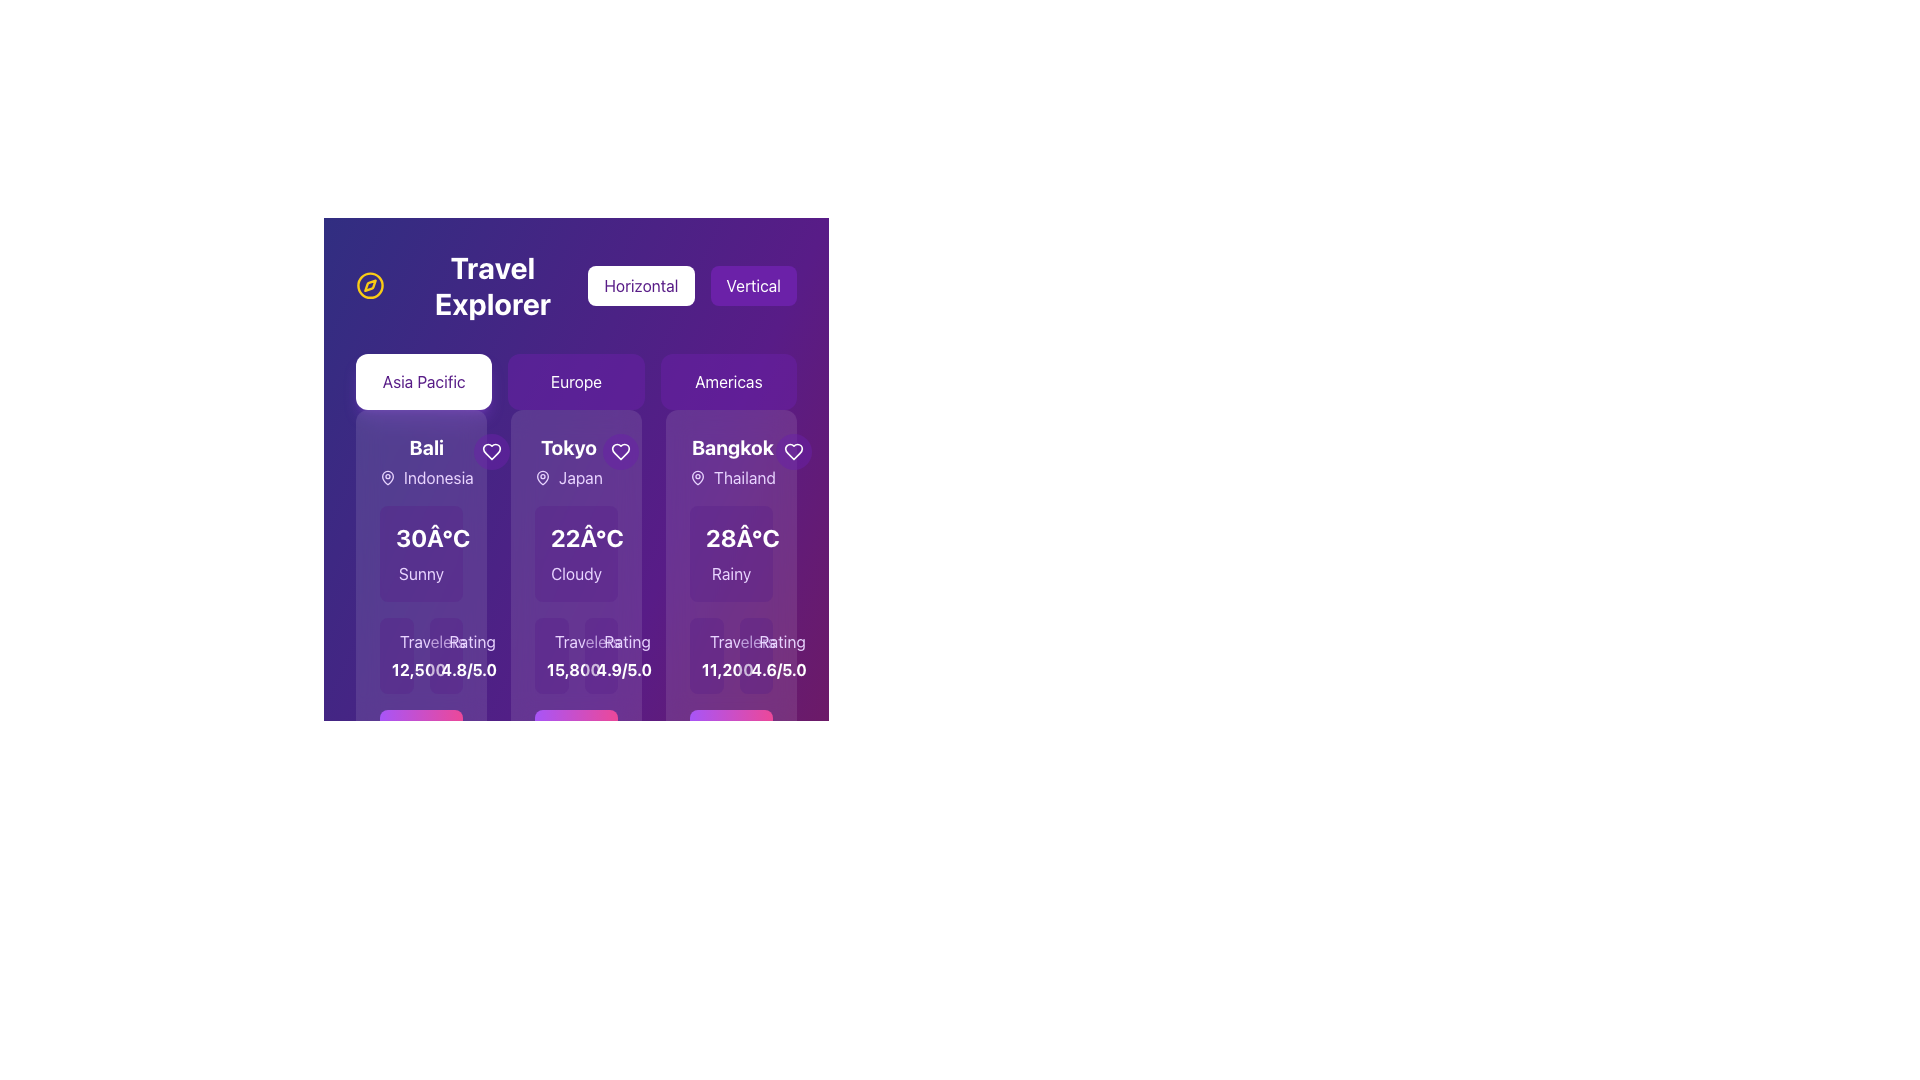 The height and width of the screenshot is (1080, 1920). What do you see at coordinates (542, 478) in the screenshot?
I see `the pin location icon indicating a geographical association for 'Japan' to interact with it` at bounding box center [542, 478].